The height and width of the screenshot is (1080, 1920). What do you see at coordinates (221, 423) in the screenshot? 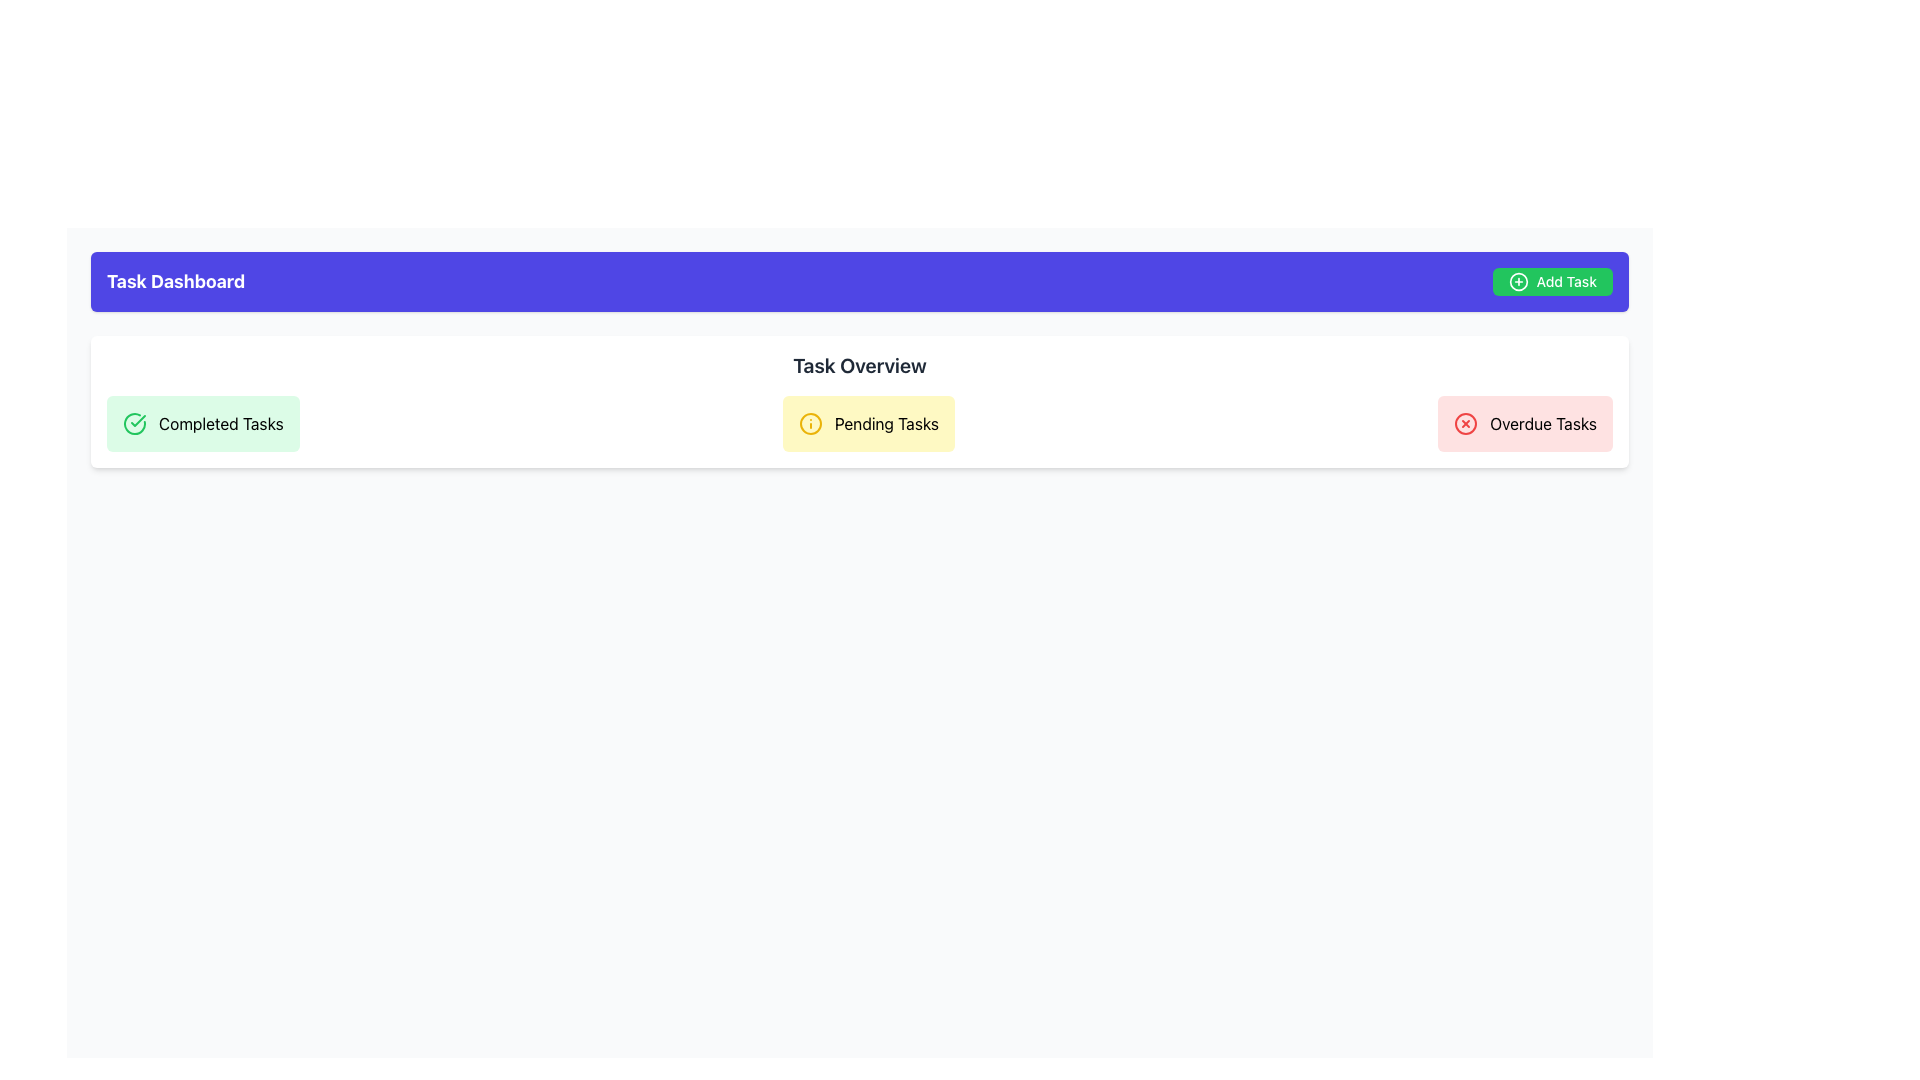
I see `text displayed in the light green rounded rectangular box that serves as a label for the corresponding task category` at bounding box center [221, 423].